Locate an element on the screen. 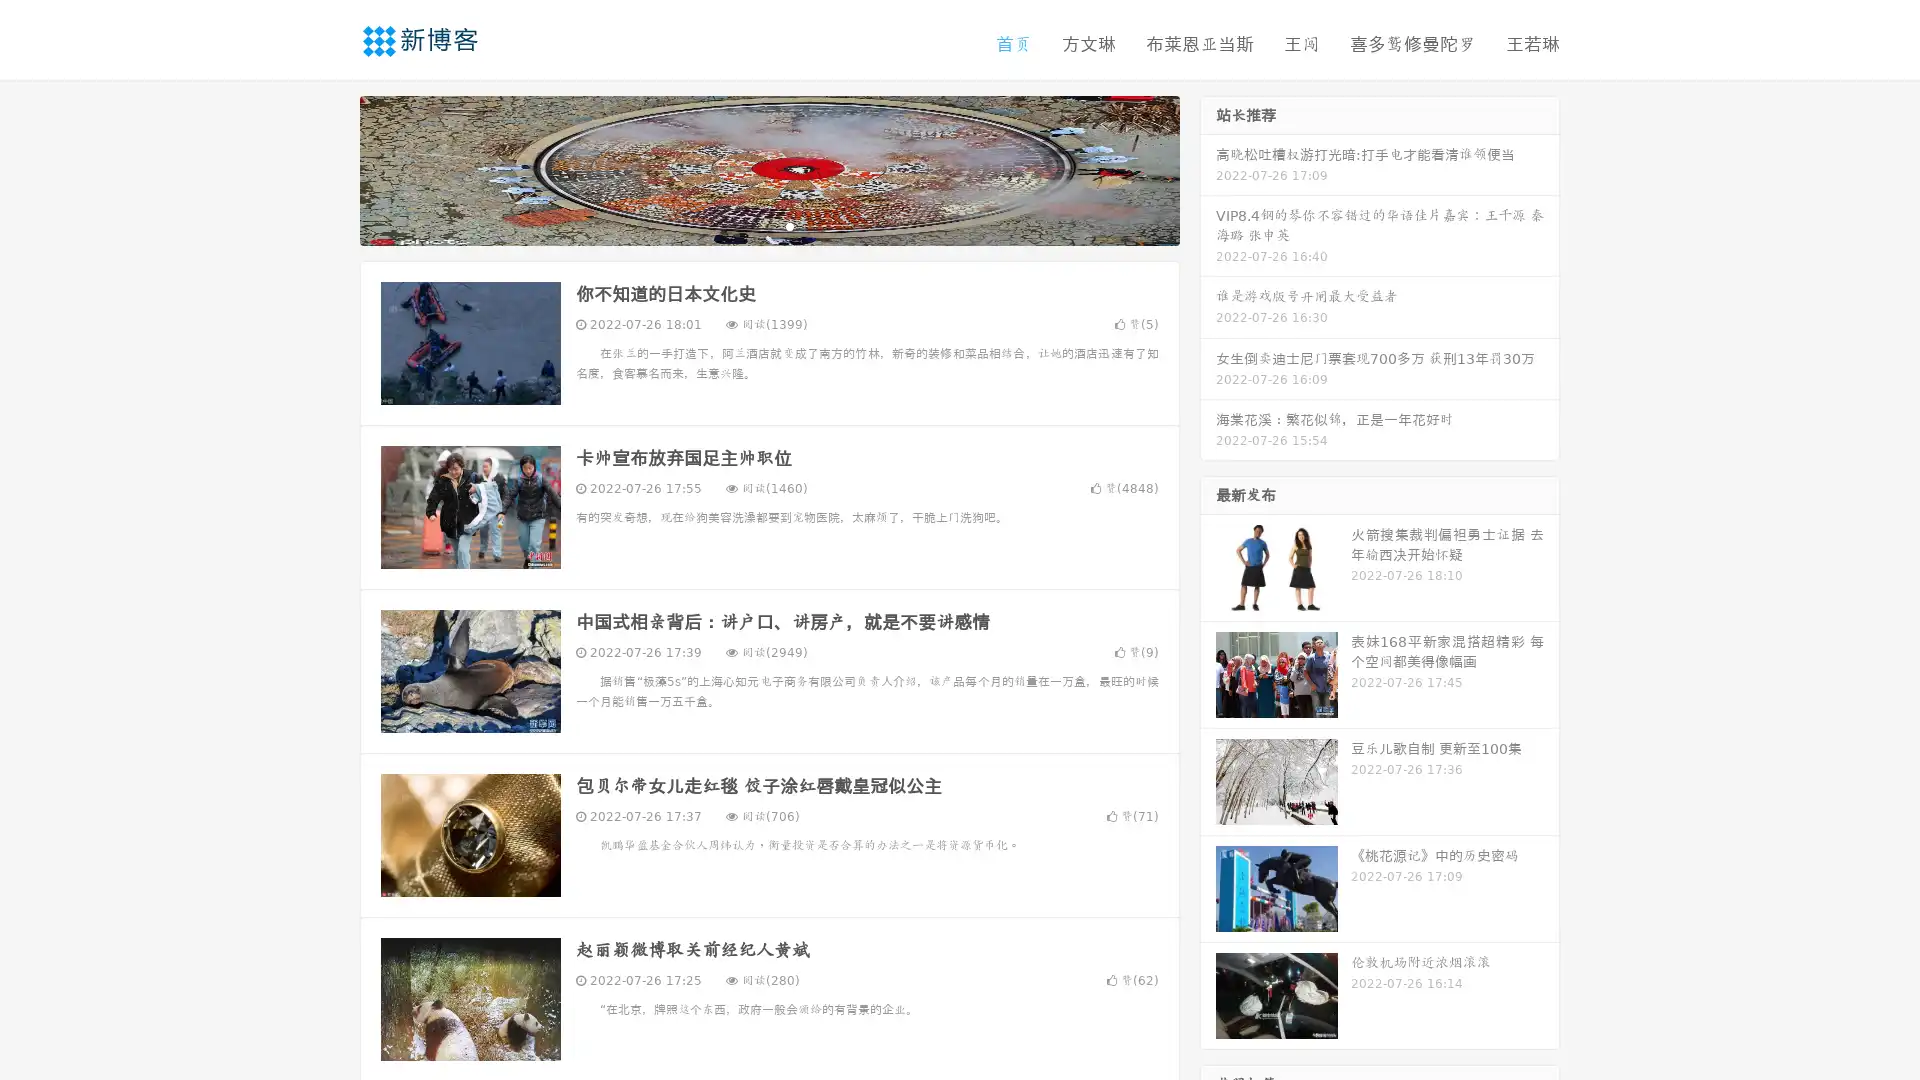 The image size is (1920, 1080). Next slide is located at coordinates (1208, 168).